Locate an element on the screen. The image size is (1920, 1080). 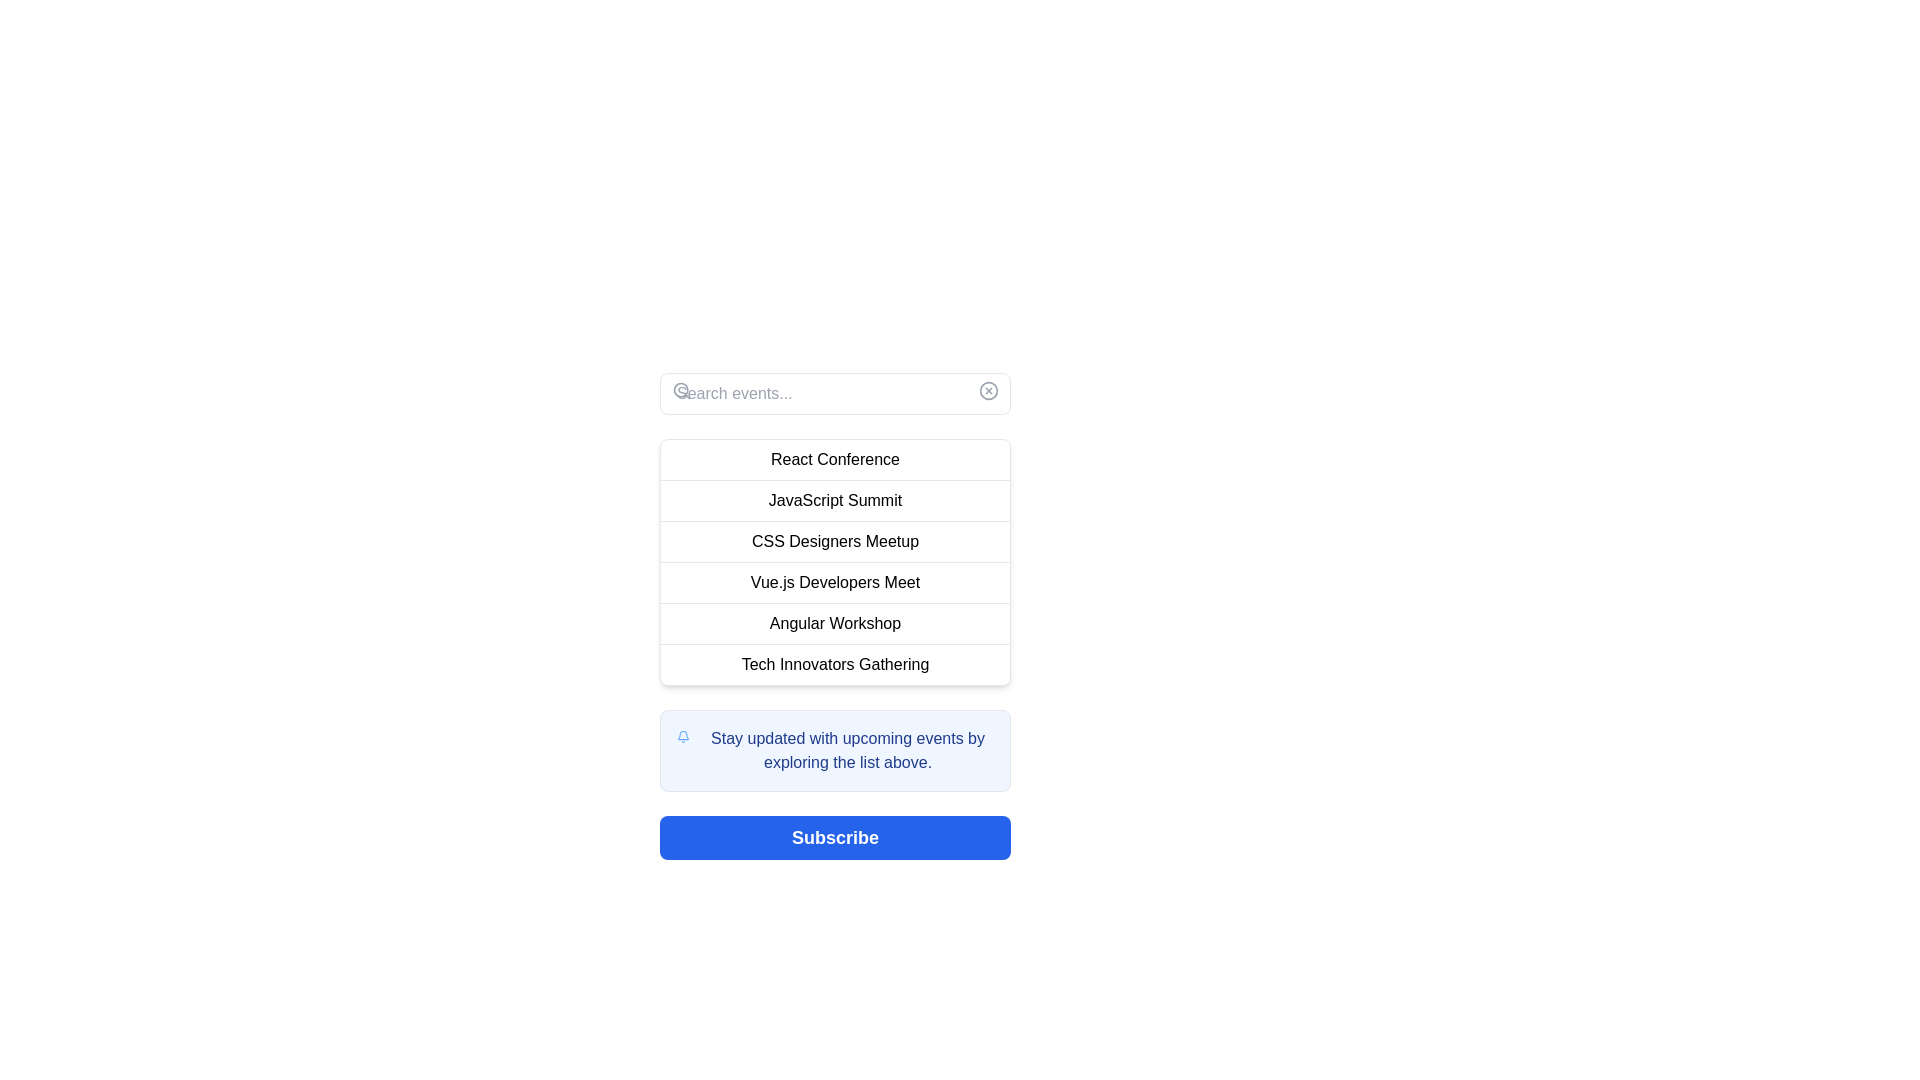
the clear button located at the top-right corner of the search input field to clear any text entered in the search bar is located at coordinates (988, 390).